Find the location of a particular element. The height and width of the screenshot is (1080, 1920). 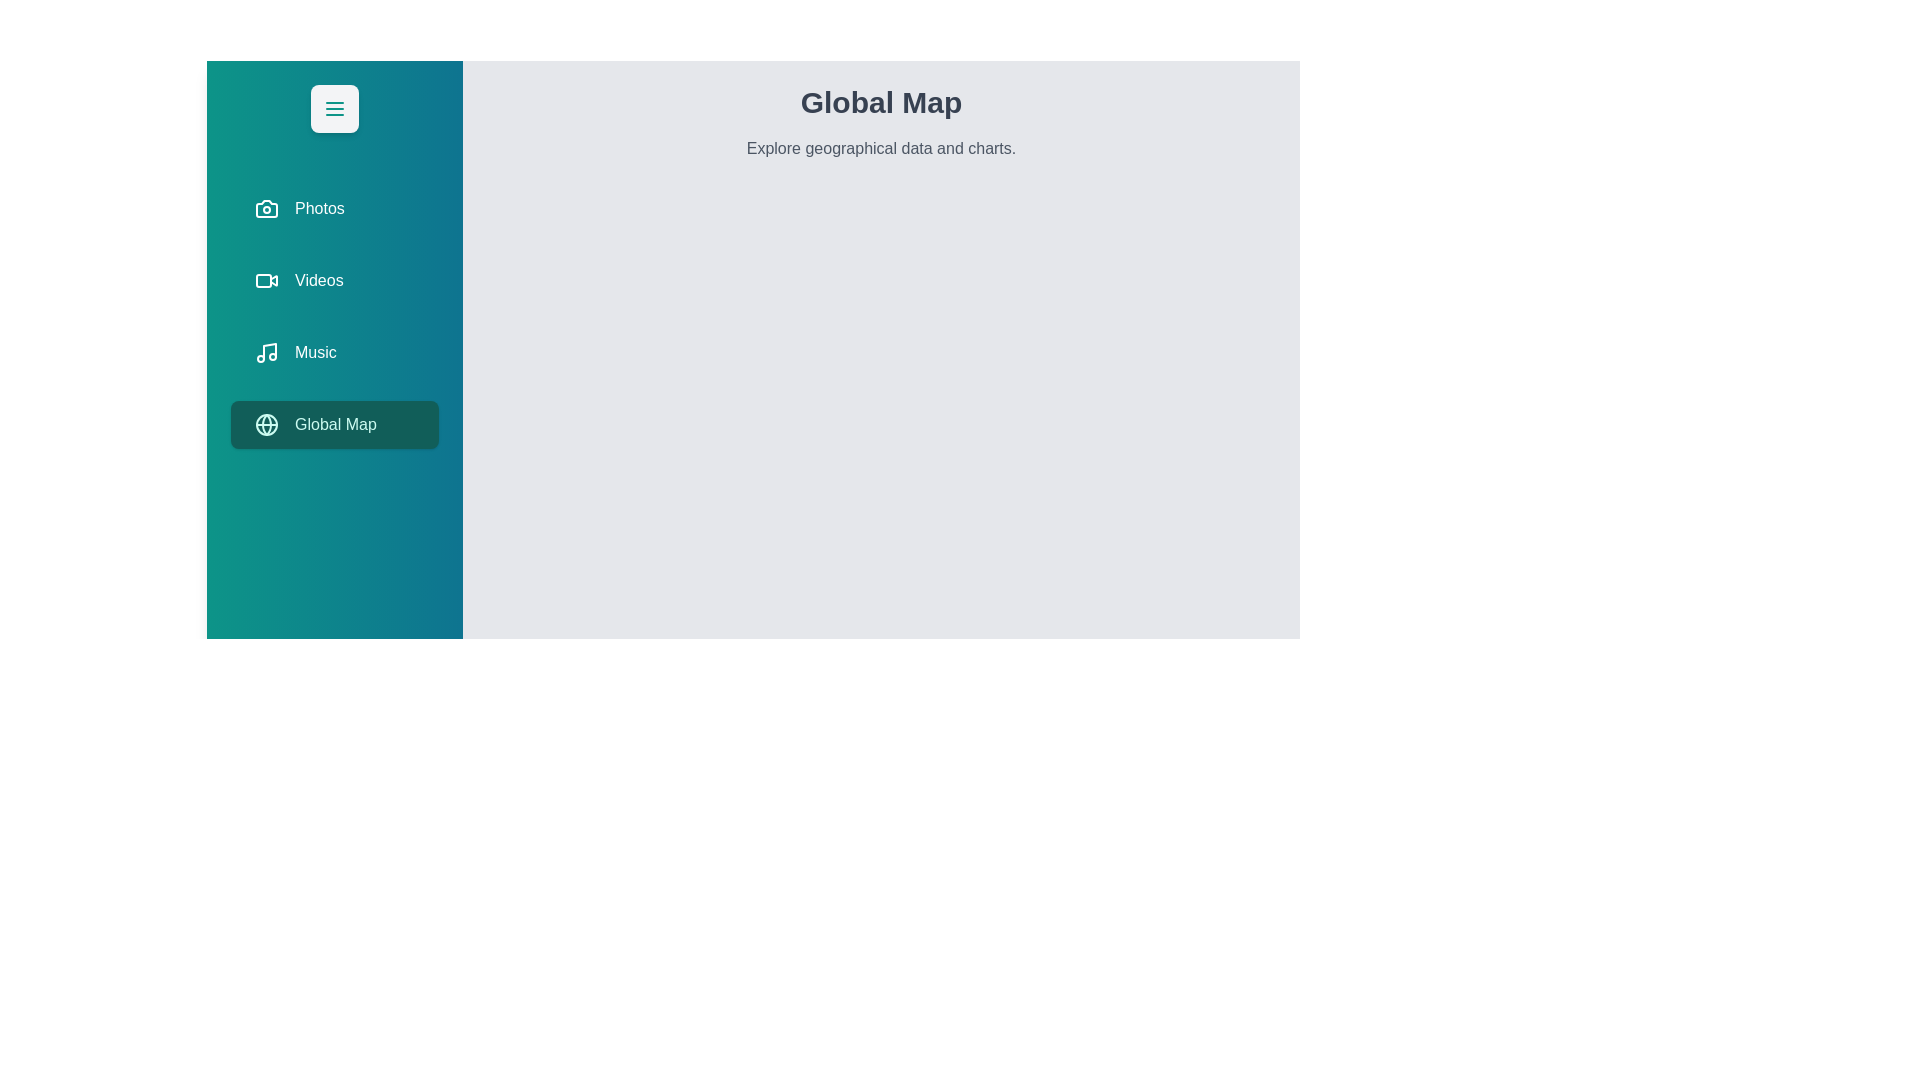

the tab labeled Global Map from the menu is located at coordinates (335, 423).